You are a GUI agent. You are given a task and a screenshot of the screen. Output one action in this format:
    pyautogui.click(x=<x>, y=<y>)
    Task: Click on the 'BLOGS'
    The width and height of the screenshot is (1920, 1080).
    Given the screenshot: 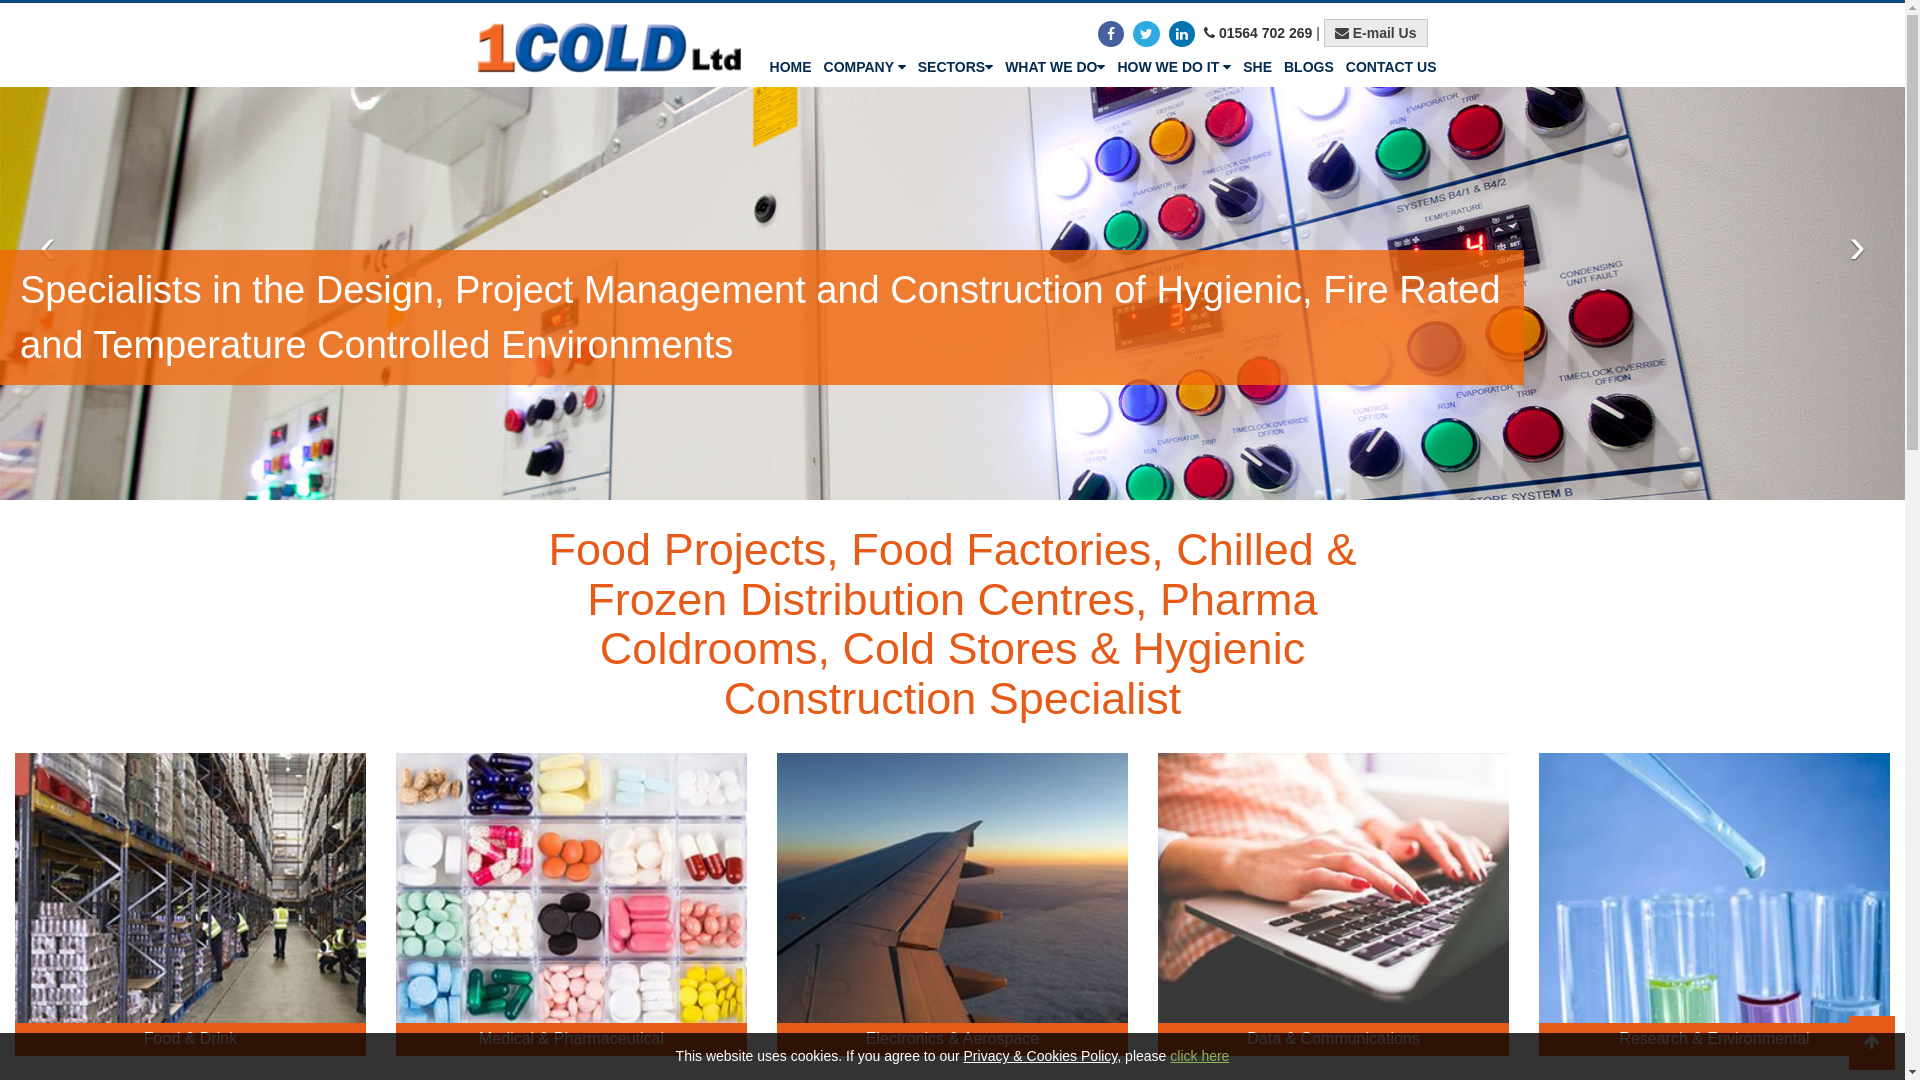 What is the action you would take?
    pyautogui.click(x=1276, y=65)
    